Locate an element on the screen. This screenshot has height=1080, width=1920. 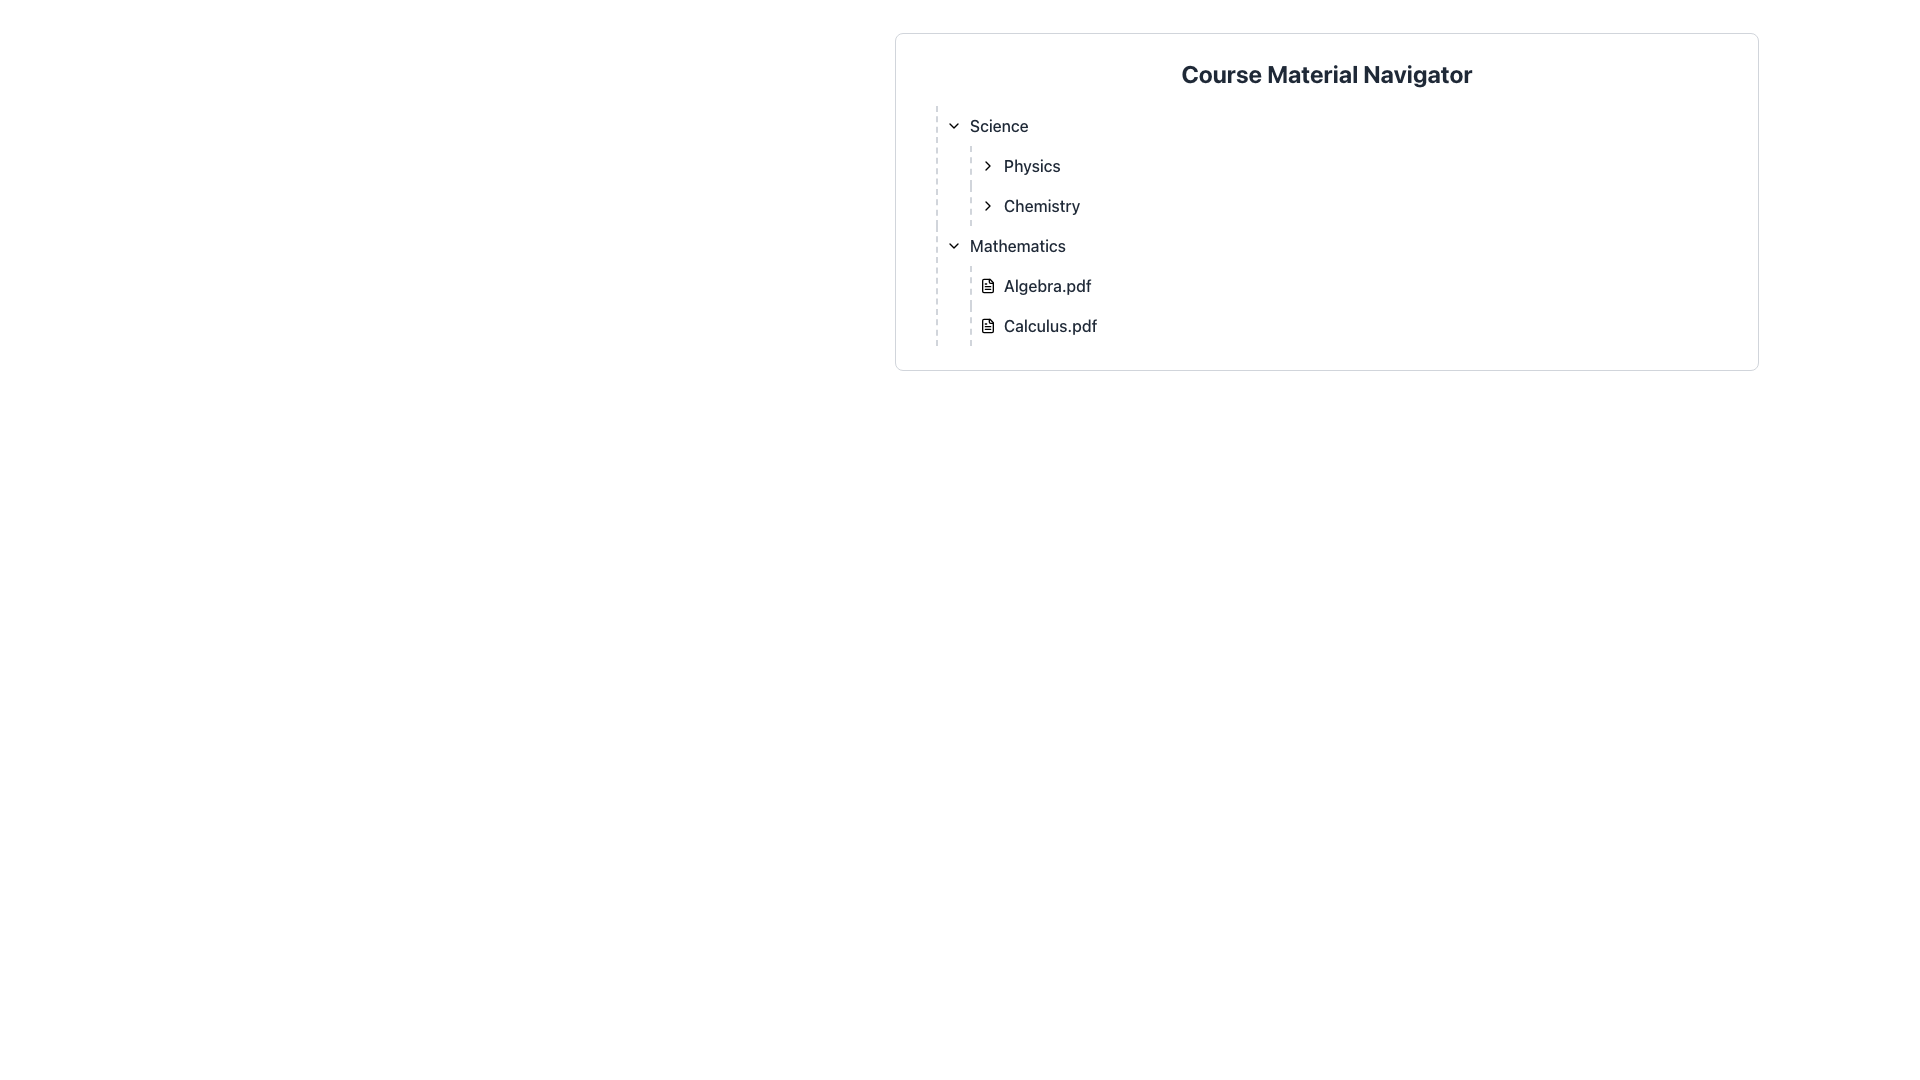
the chevron icon is located at coordinates (988, 205).